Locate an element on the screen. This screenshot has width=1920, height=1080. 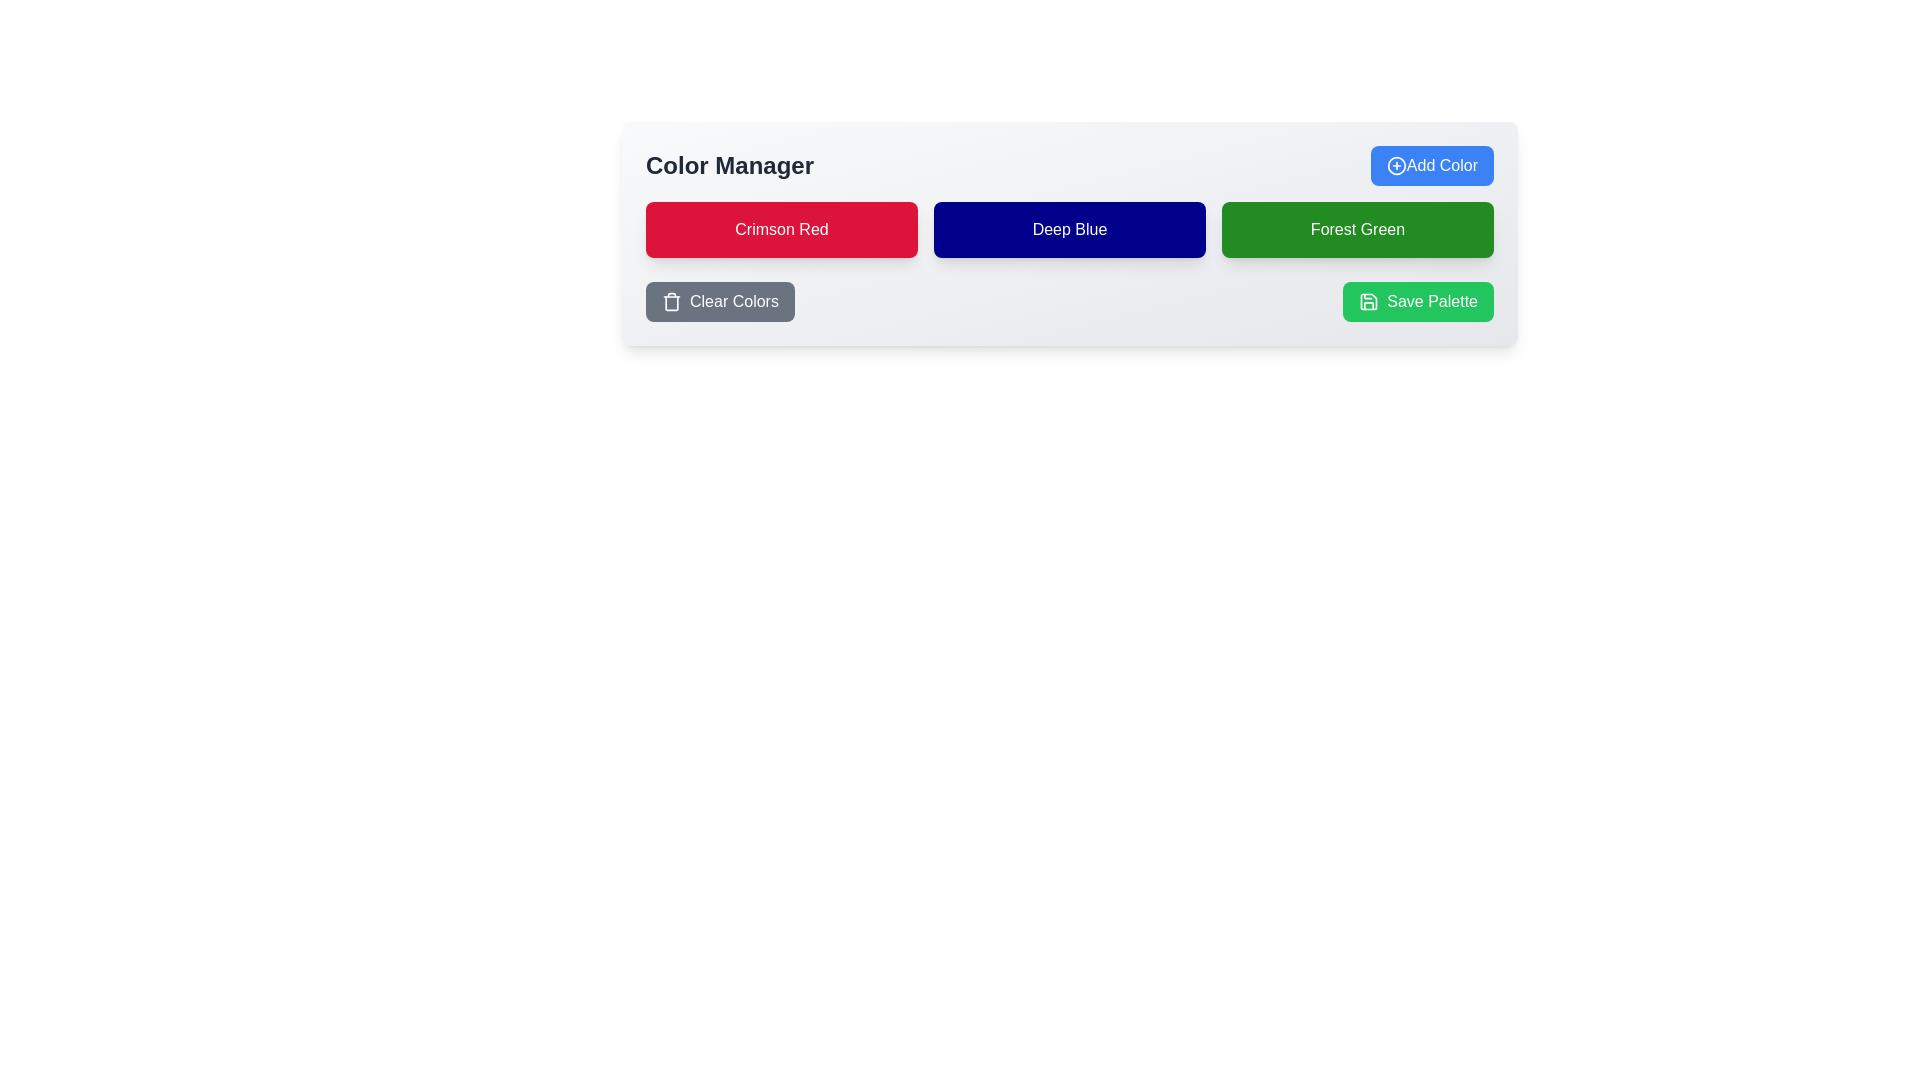
the non-interactive text label indicating the color 'Crimson Red', which is located within the button in the 'Color Manager' section, specifically the first button from the left is located at coordinates (781, 229).